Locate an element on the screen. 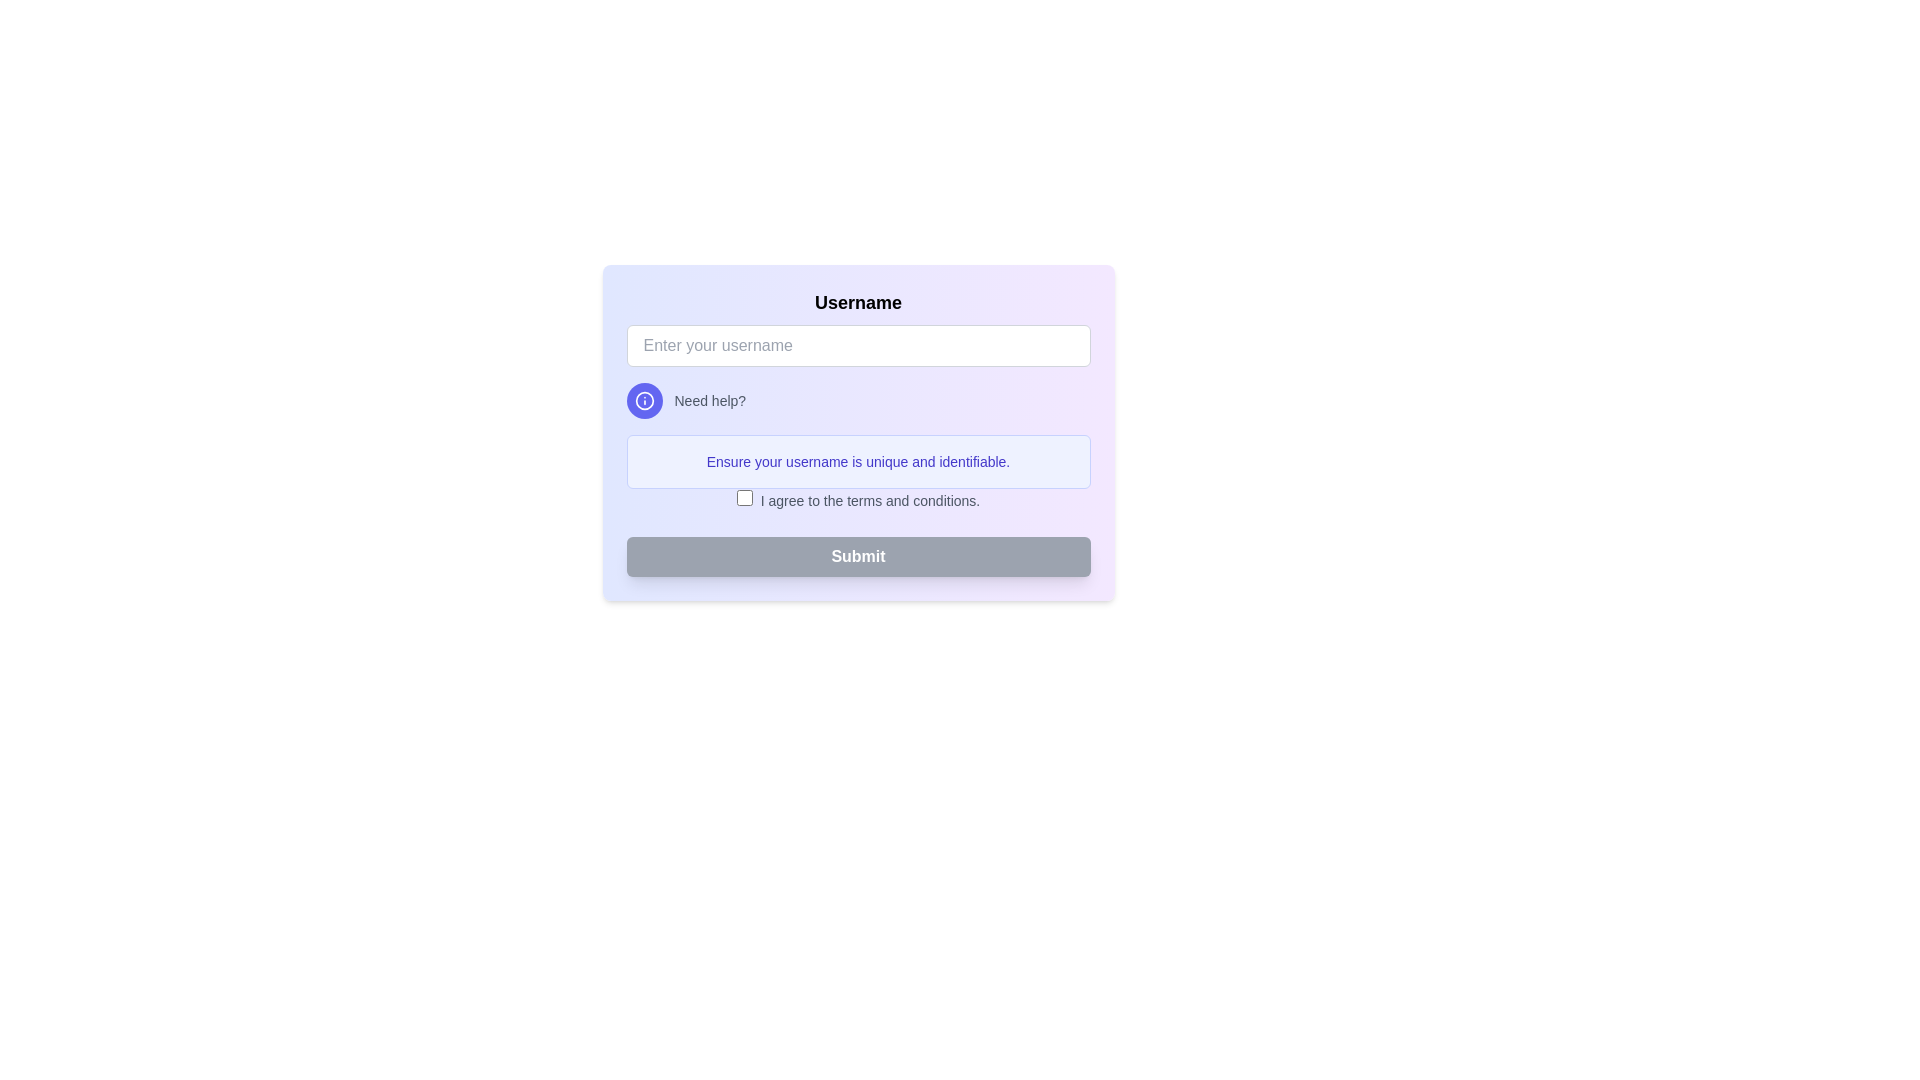 Image resolution: width=1920 pixels, height=1080 pixels. the text label that reads 'Ensure your username is unique and identifiable.' which is styled in smaller indigo text within a bordered and rounded rectangular notification box is located at coordinates (858, 462).